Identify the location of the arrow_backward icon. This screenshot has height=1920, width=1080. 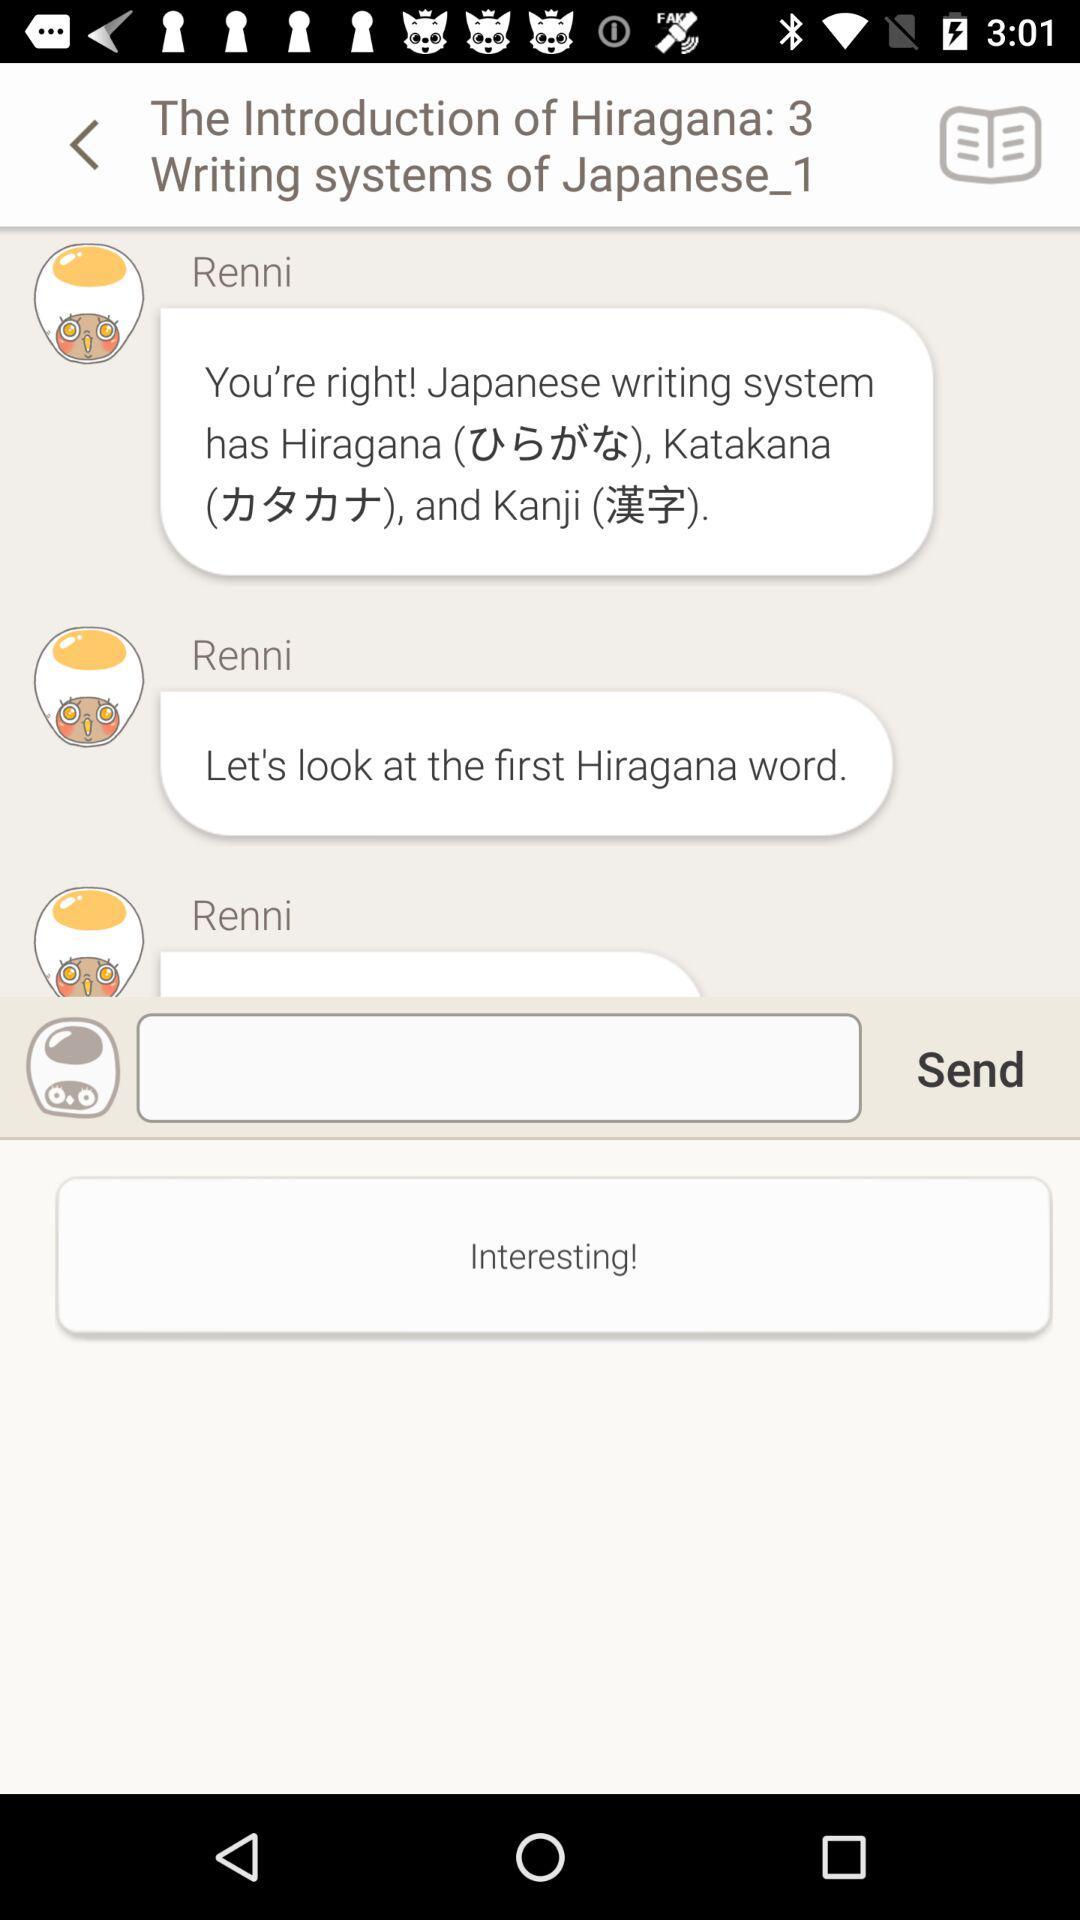
(87, 143).